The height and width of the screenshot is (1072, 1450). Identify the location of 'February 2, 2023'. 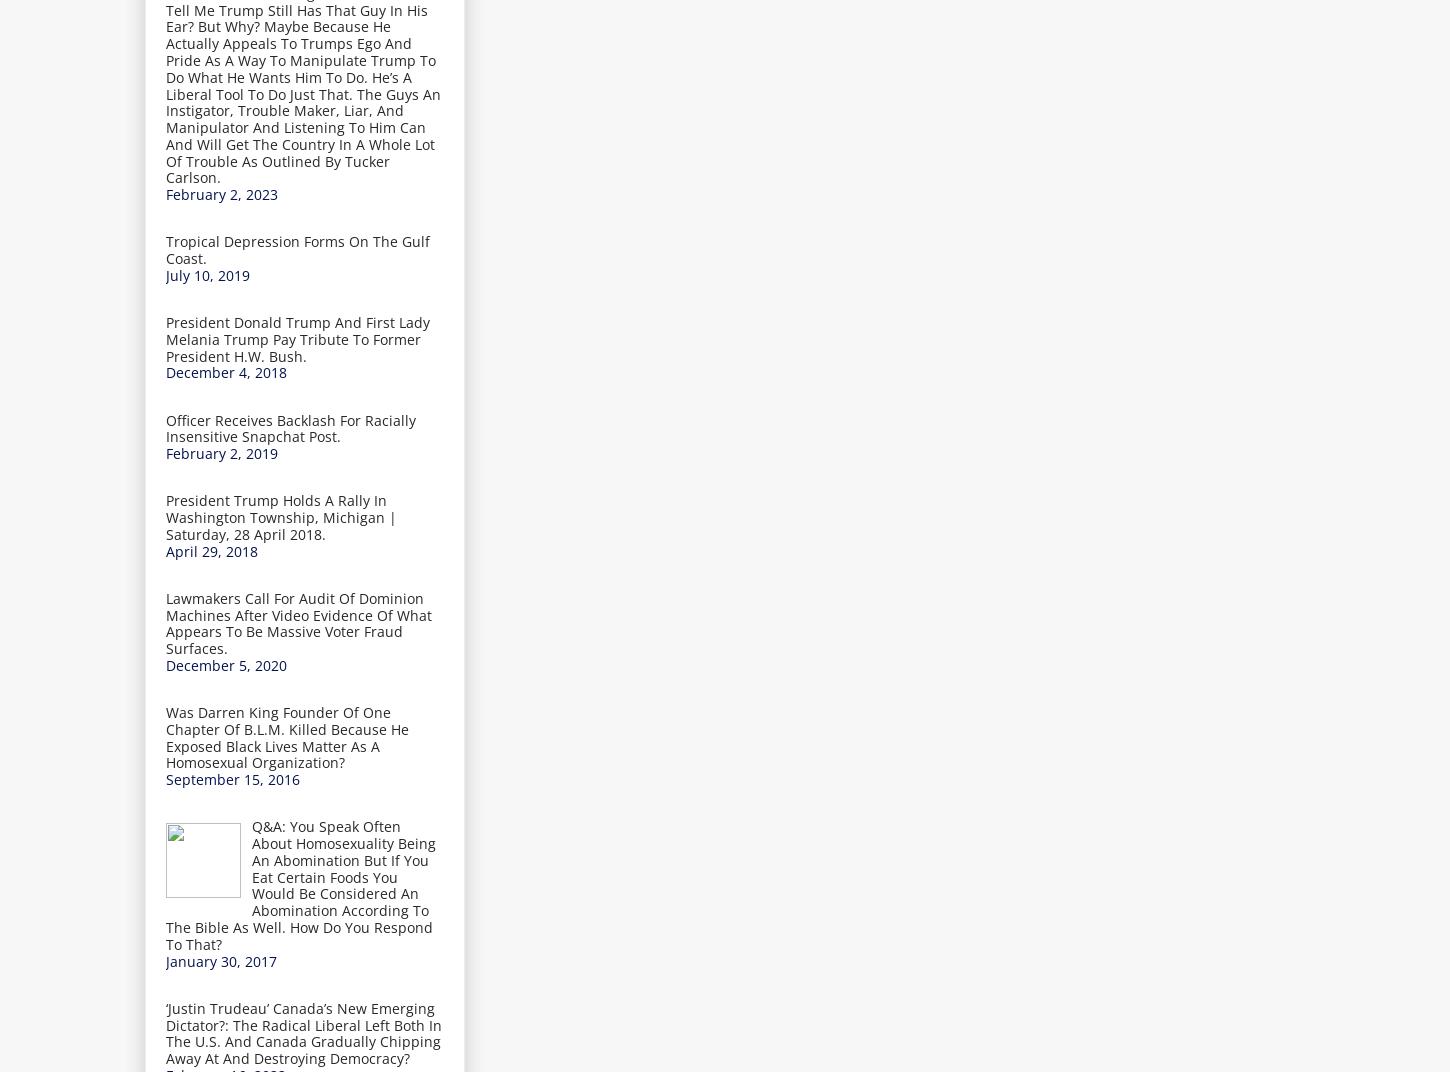
(165, 193).